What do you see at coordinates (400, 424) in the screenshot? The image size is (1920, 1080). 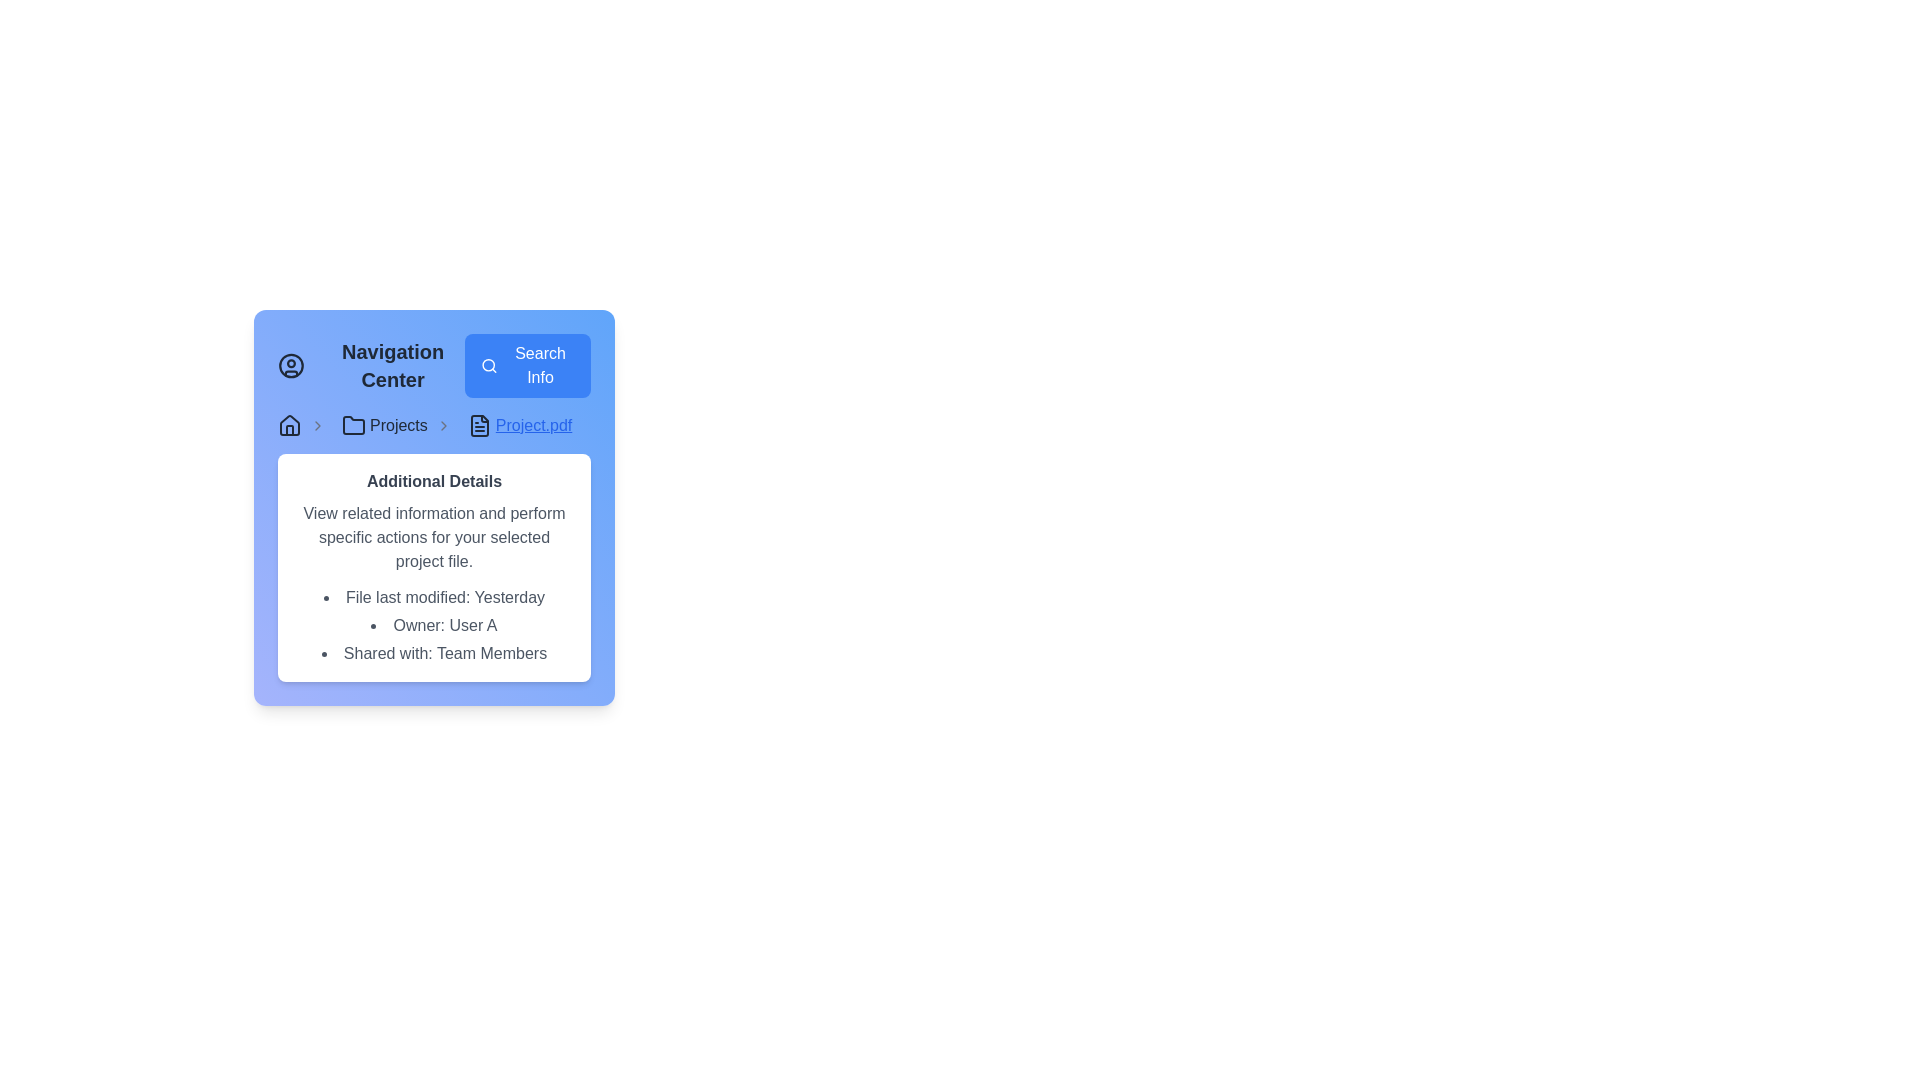 I see `the breadcrumb navigation step labeled 'Projects'` at bounding box center [400, 424].